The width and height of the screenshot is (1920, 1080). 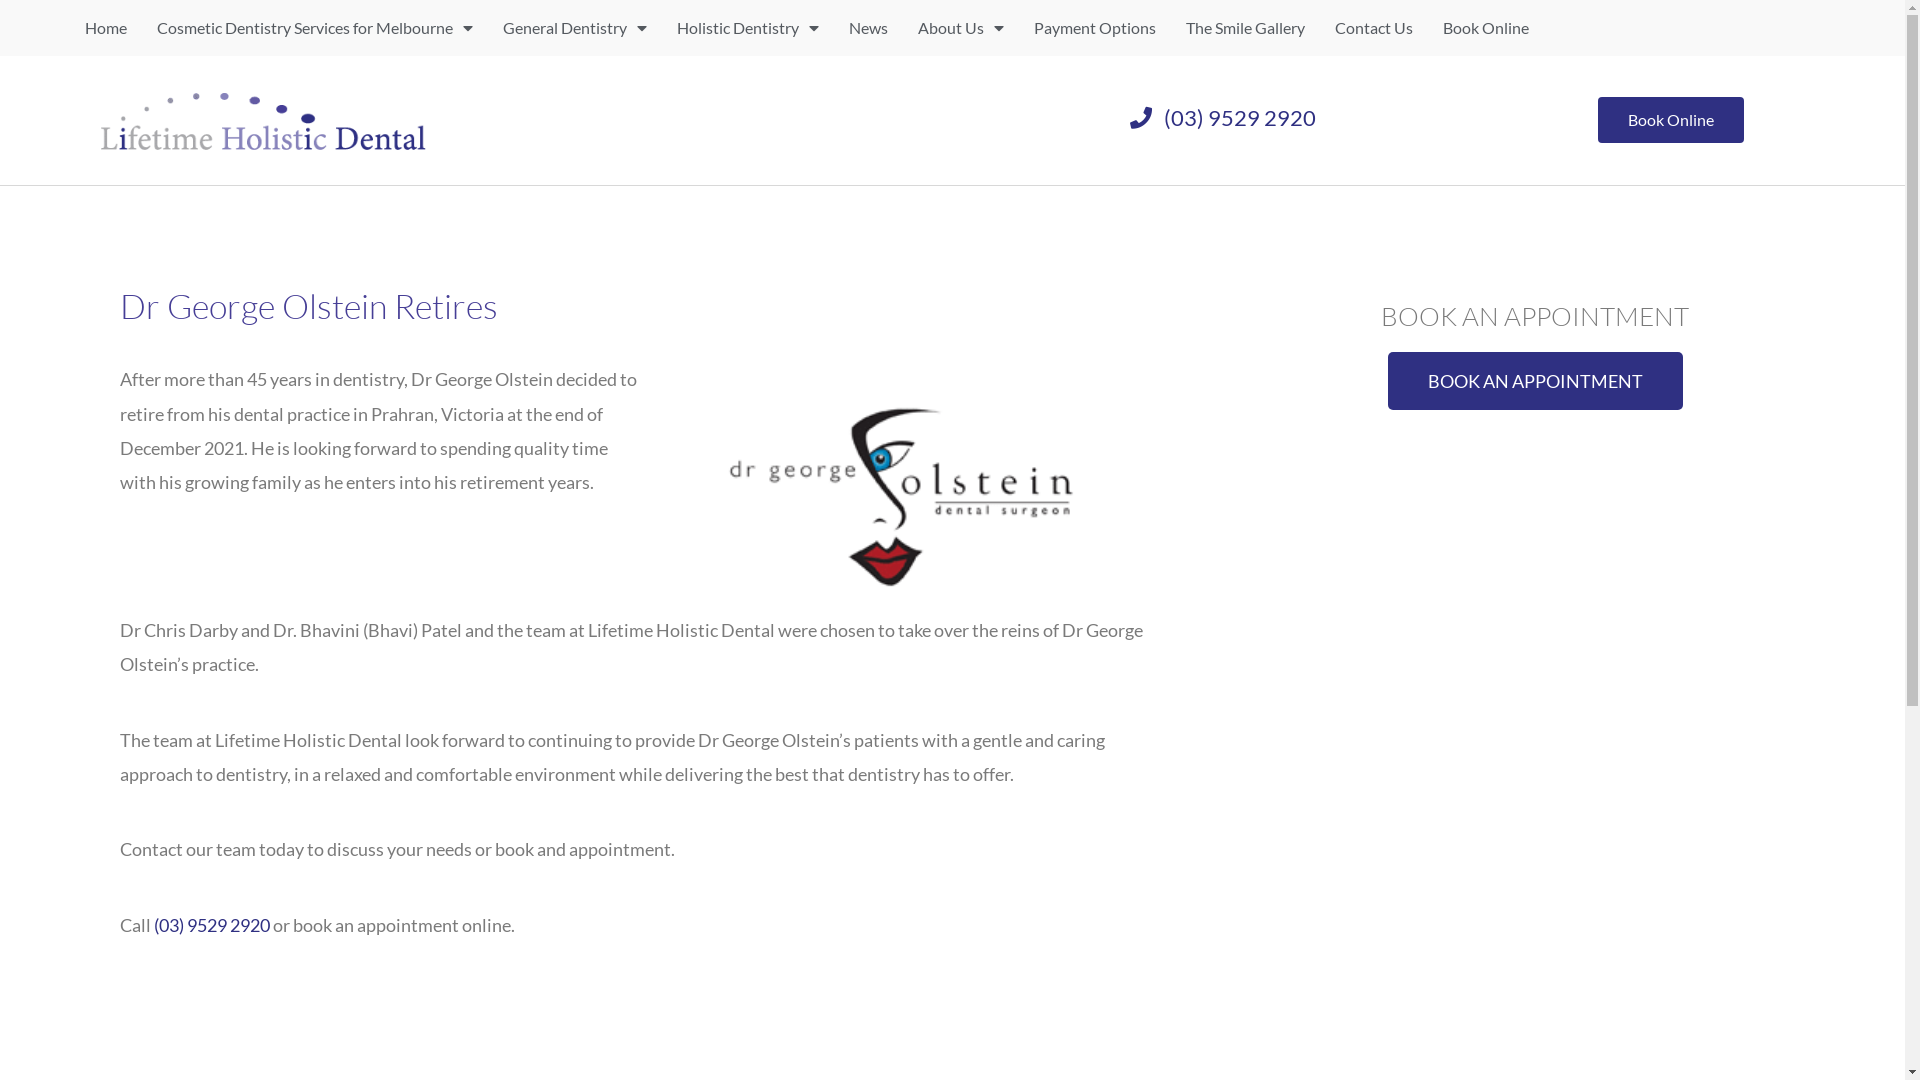 I want to click on 'Holistic Dentistry', so click(x=662, y=27).